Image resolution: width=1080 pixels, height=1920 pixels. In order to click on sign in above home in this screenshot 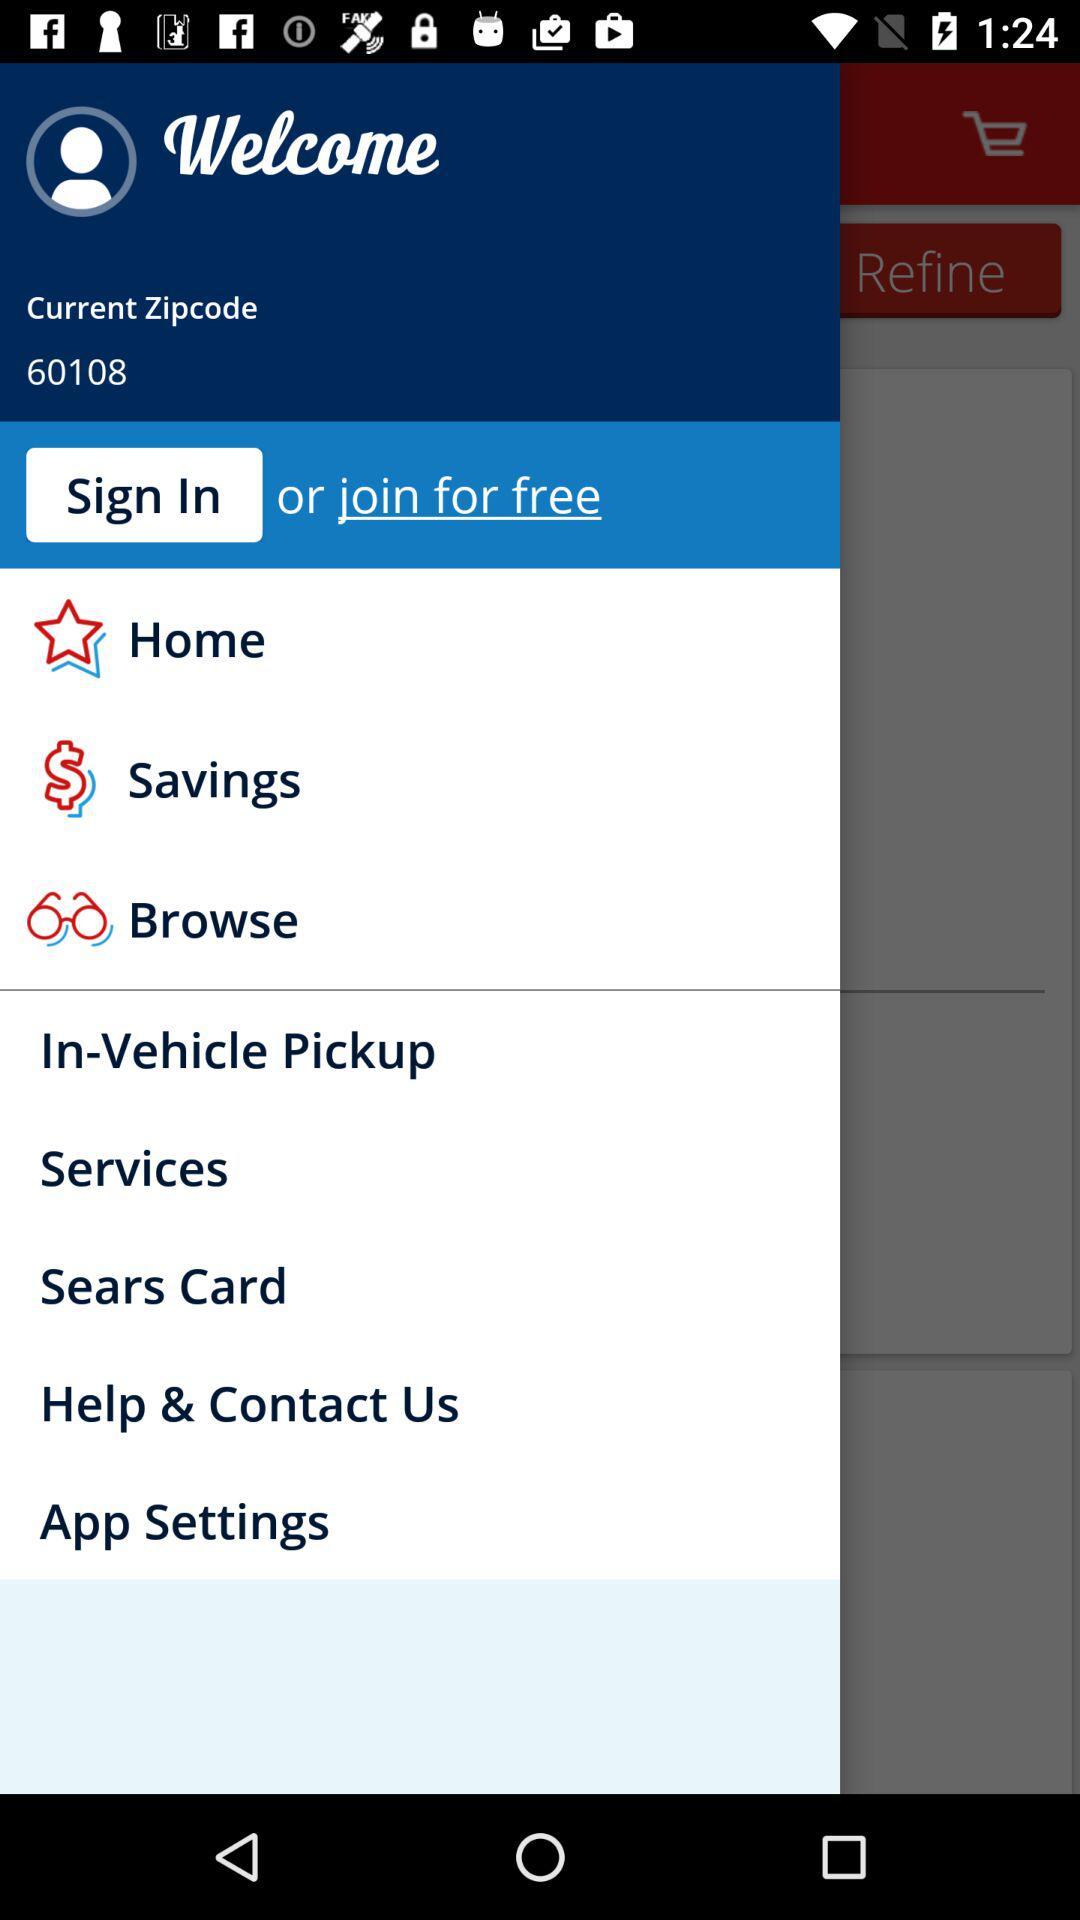, I will do `click(143, 494)`.